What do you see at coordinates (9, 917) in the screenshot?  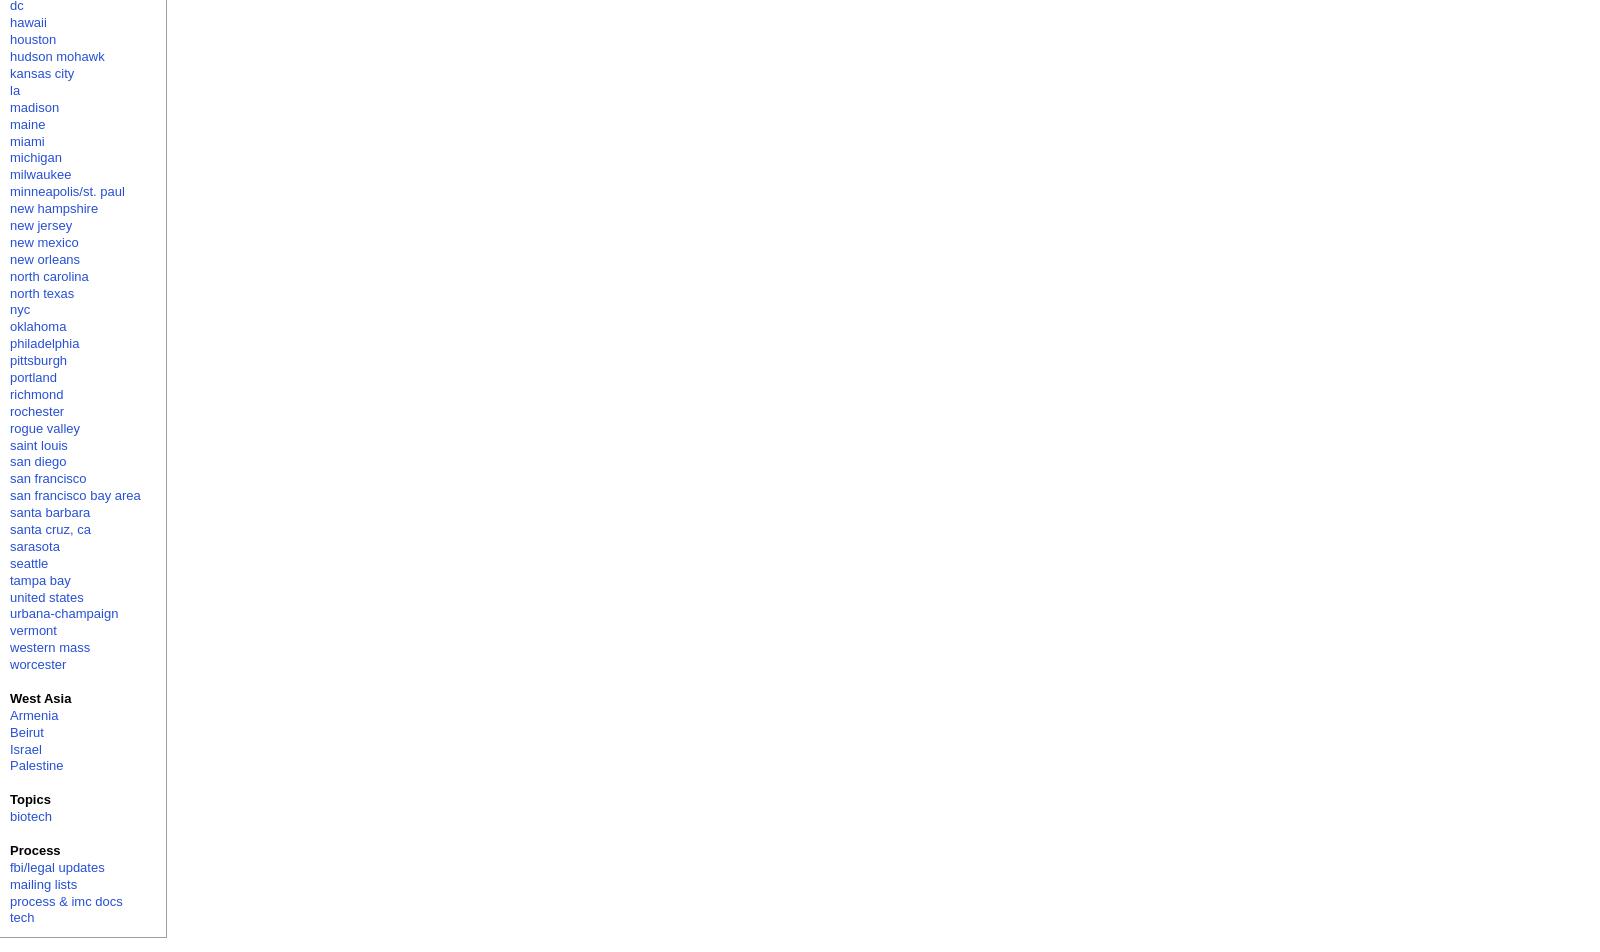 I see `'tech'` at bounding box center [9, 917].